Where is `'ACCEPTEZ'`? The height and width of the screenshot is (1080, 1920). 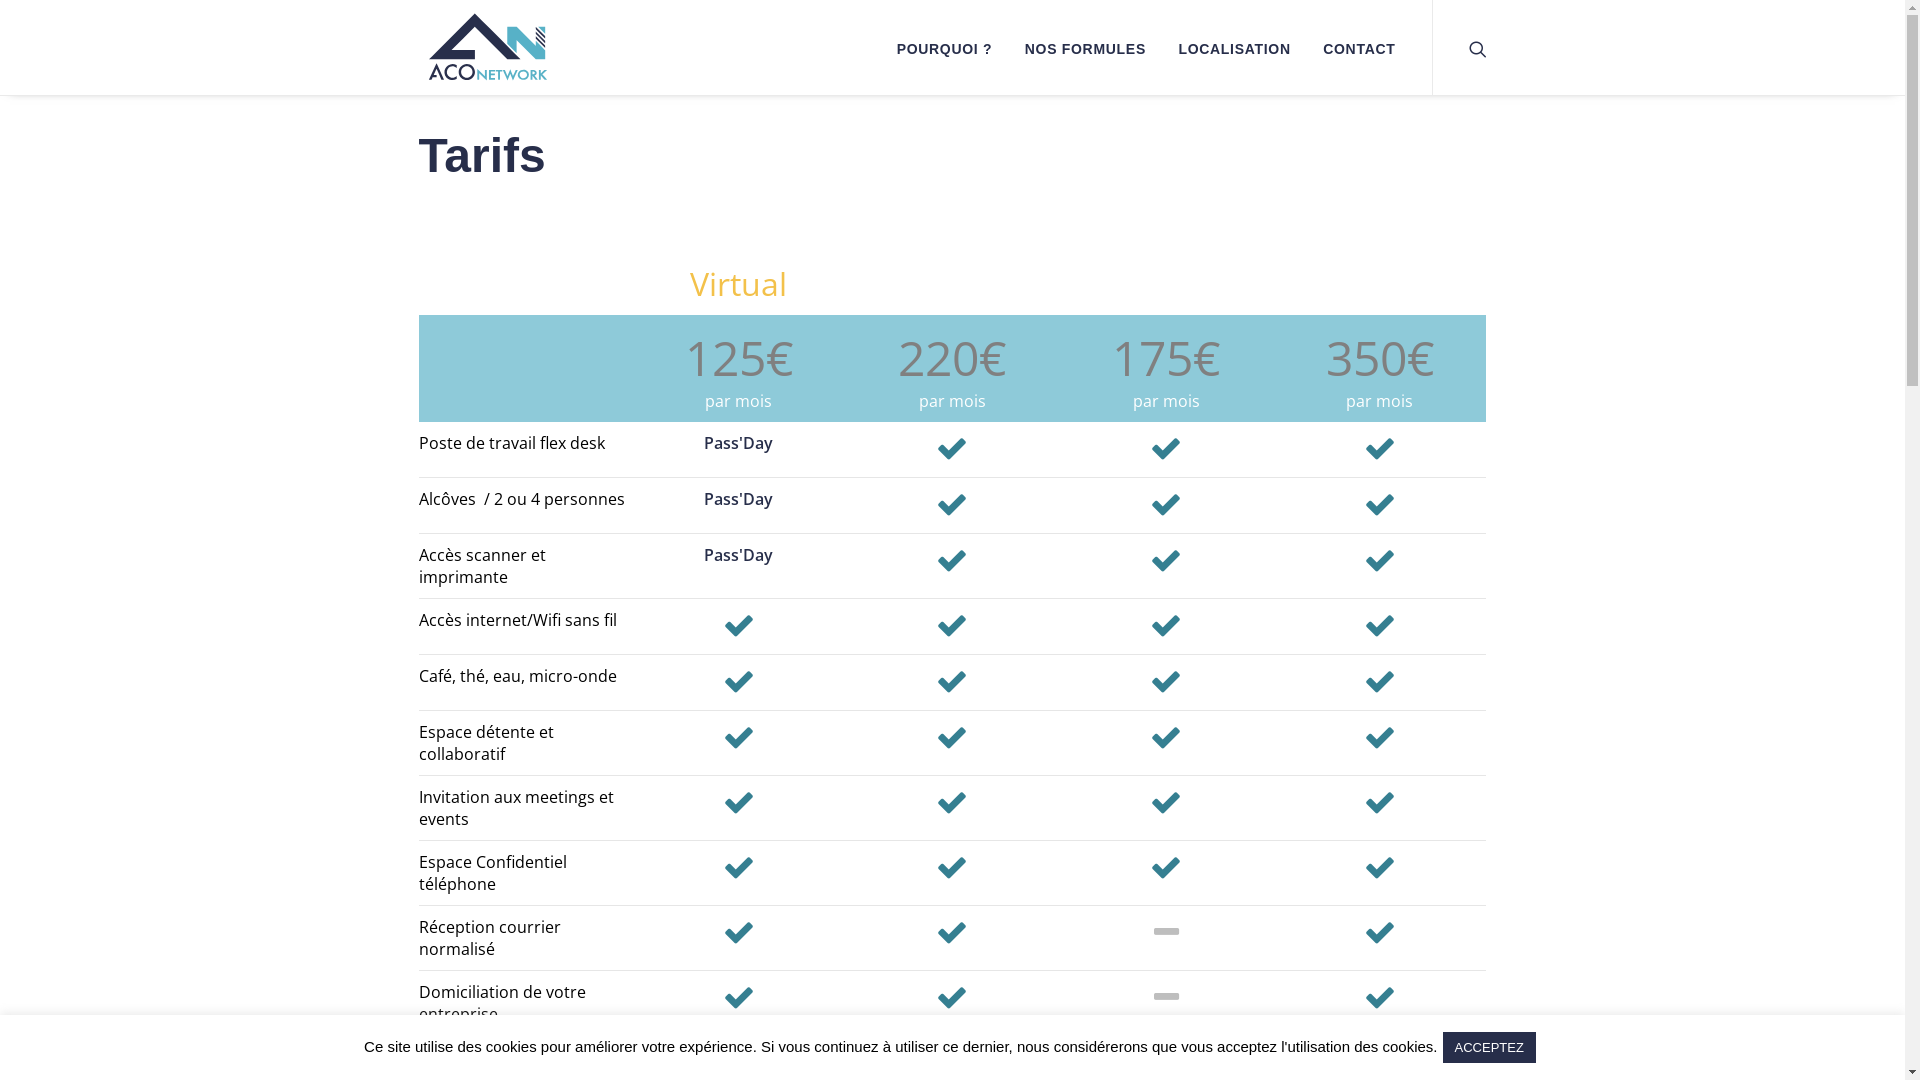
'ACCEPTEZ' is located at coordinates (1489, 1046).